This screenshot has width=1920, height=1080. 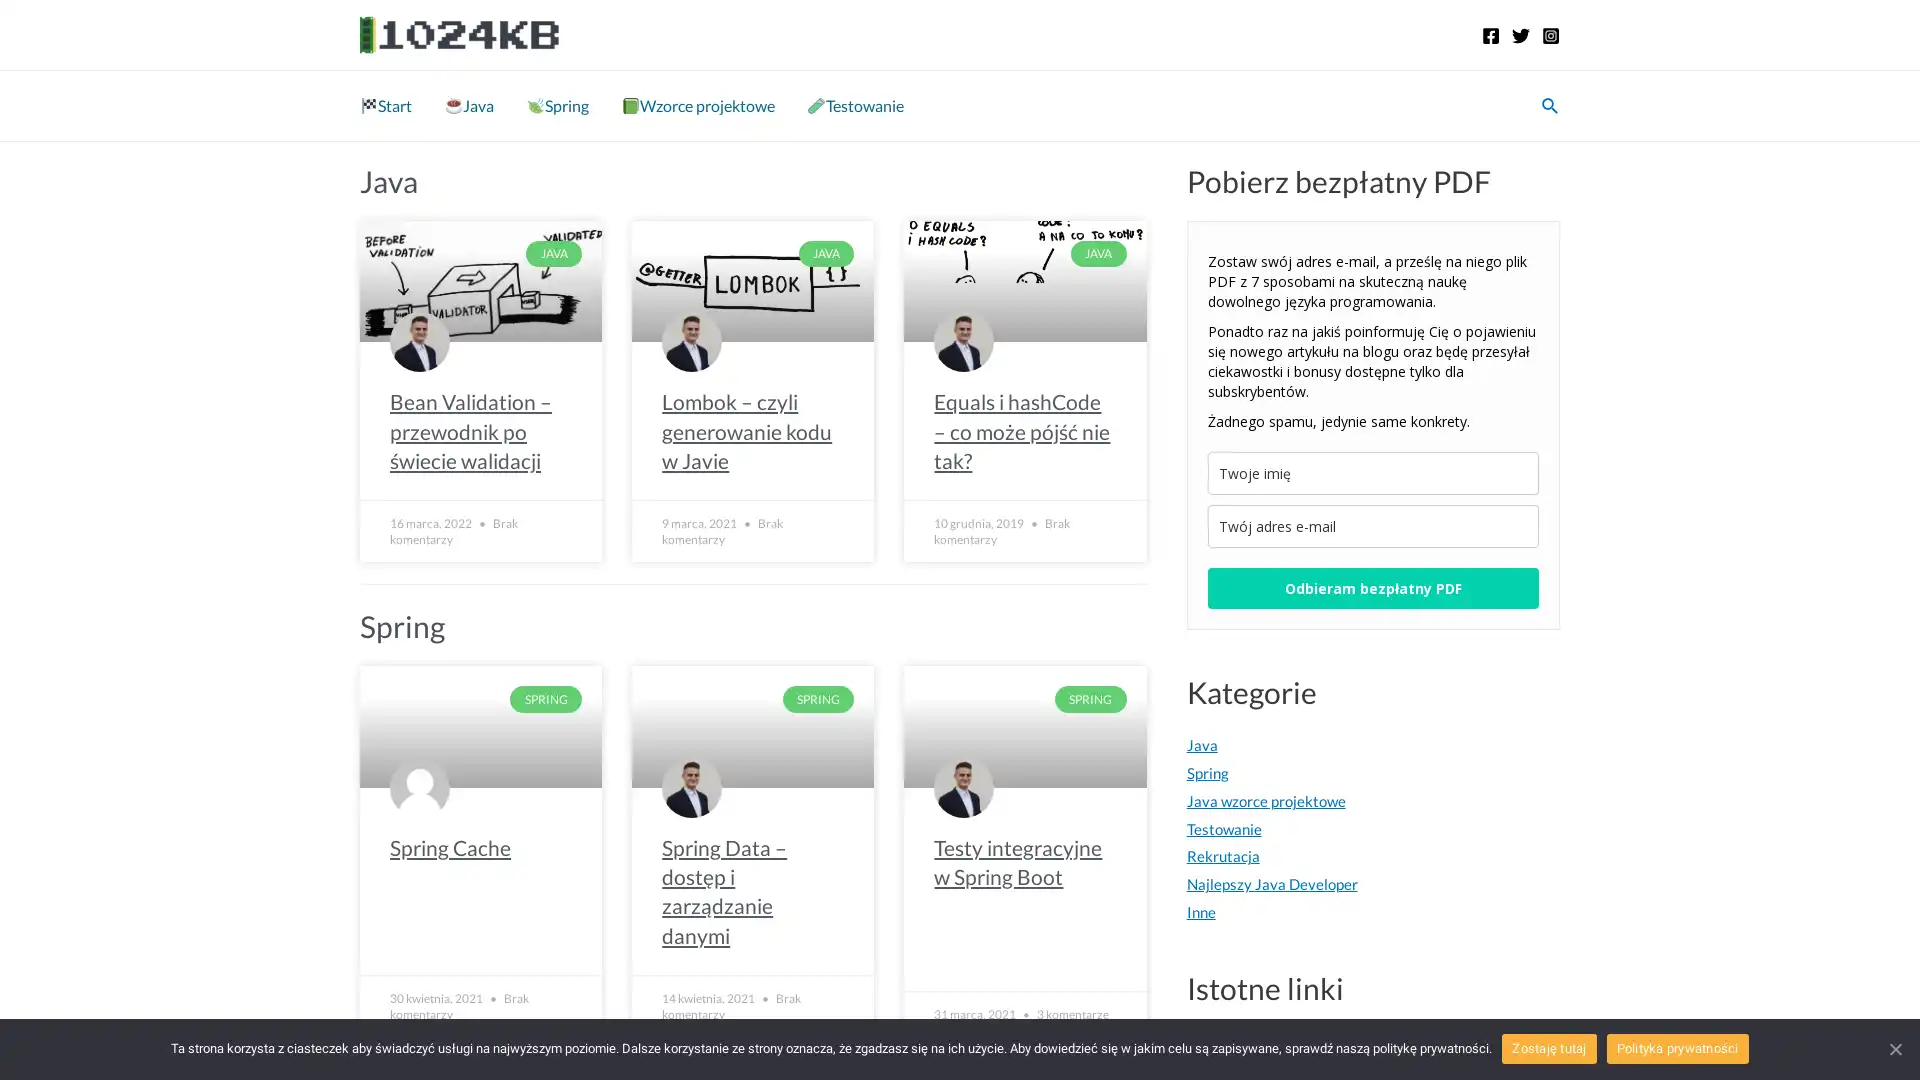 I want to click on Odbieram bezpatny PDF, so click(x=1371, y=587).